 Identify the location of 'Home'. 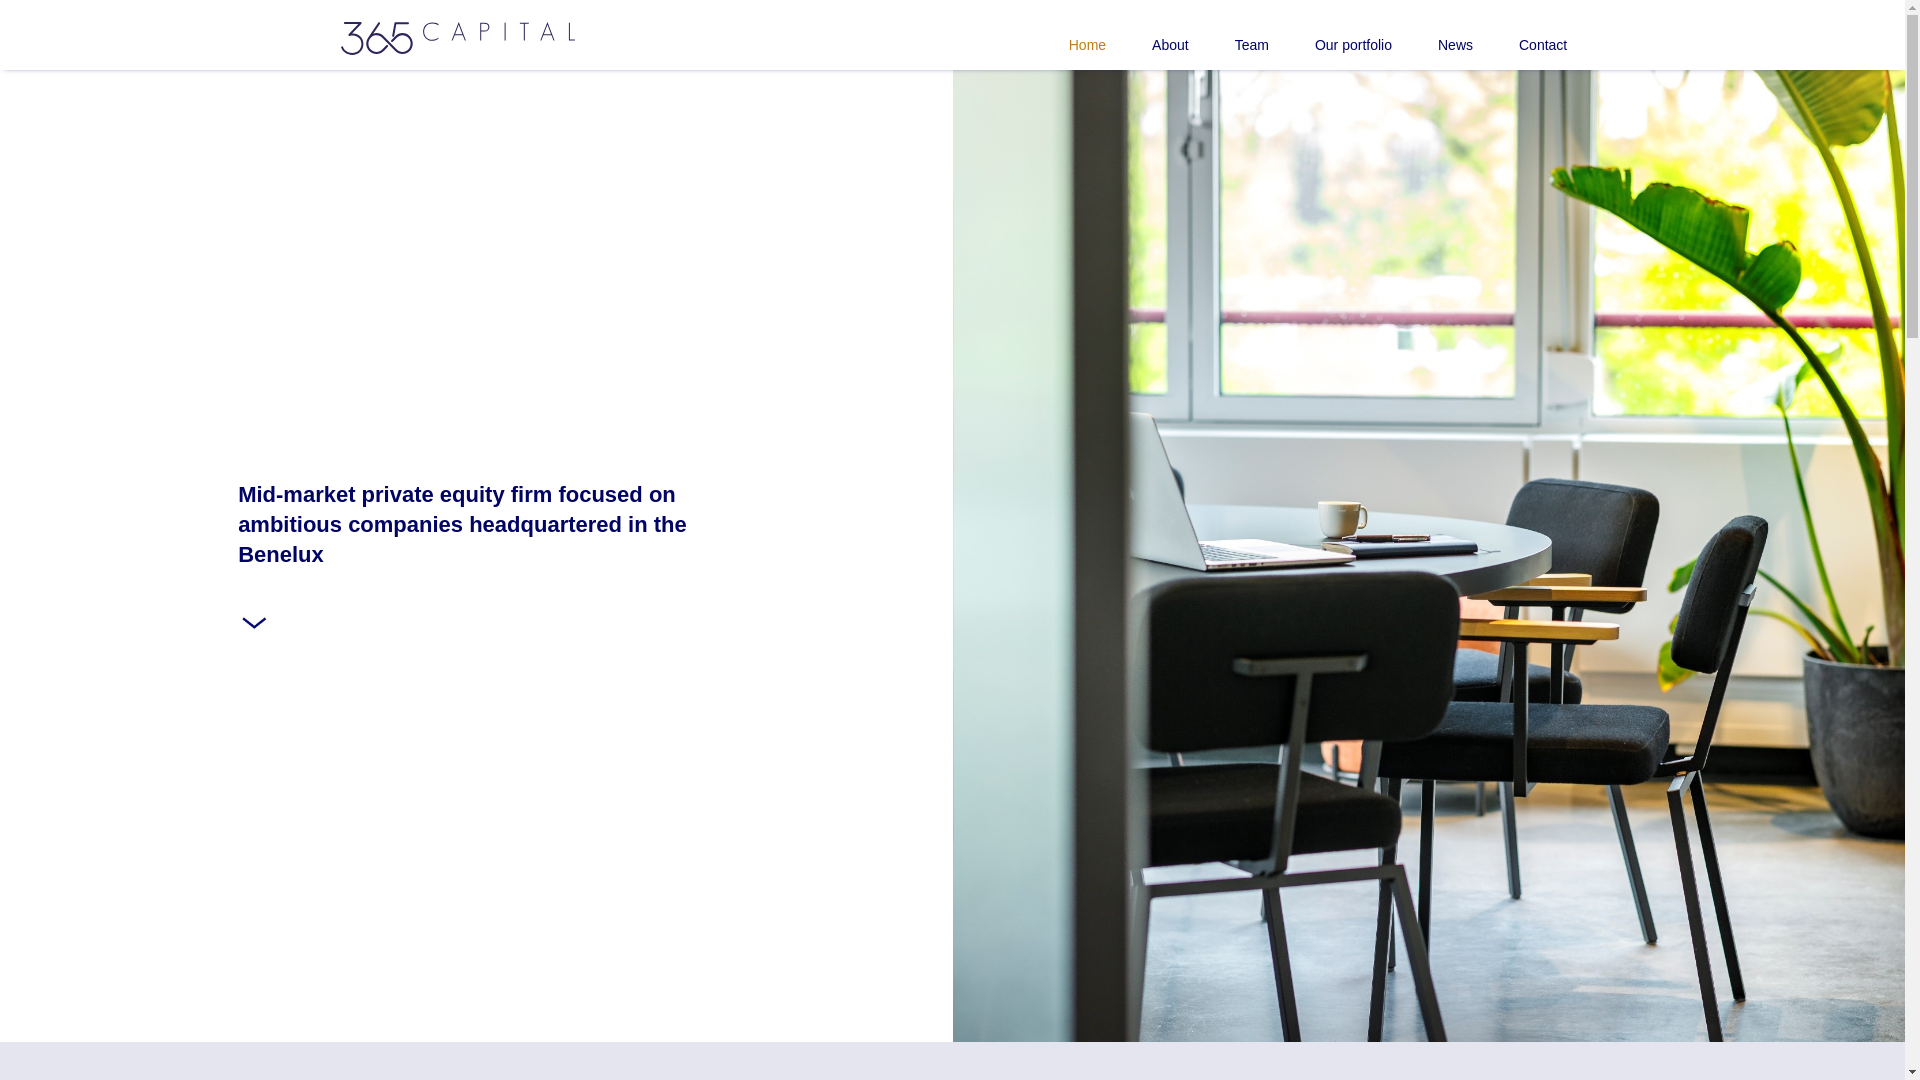
(1063, 34).